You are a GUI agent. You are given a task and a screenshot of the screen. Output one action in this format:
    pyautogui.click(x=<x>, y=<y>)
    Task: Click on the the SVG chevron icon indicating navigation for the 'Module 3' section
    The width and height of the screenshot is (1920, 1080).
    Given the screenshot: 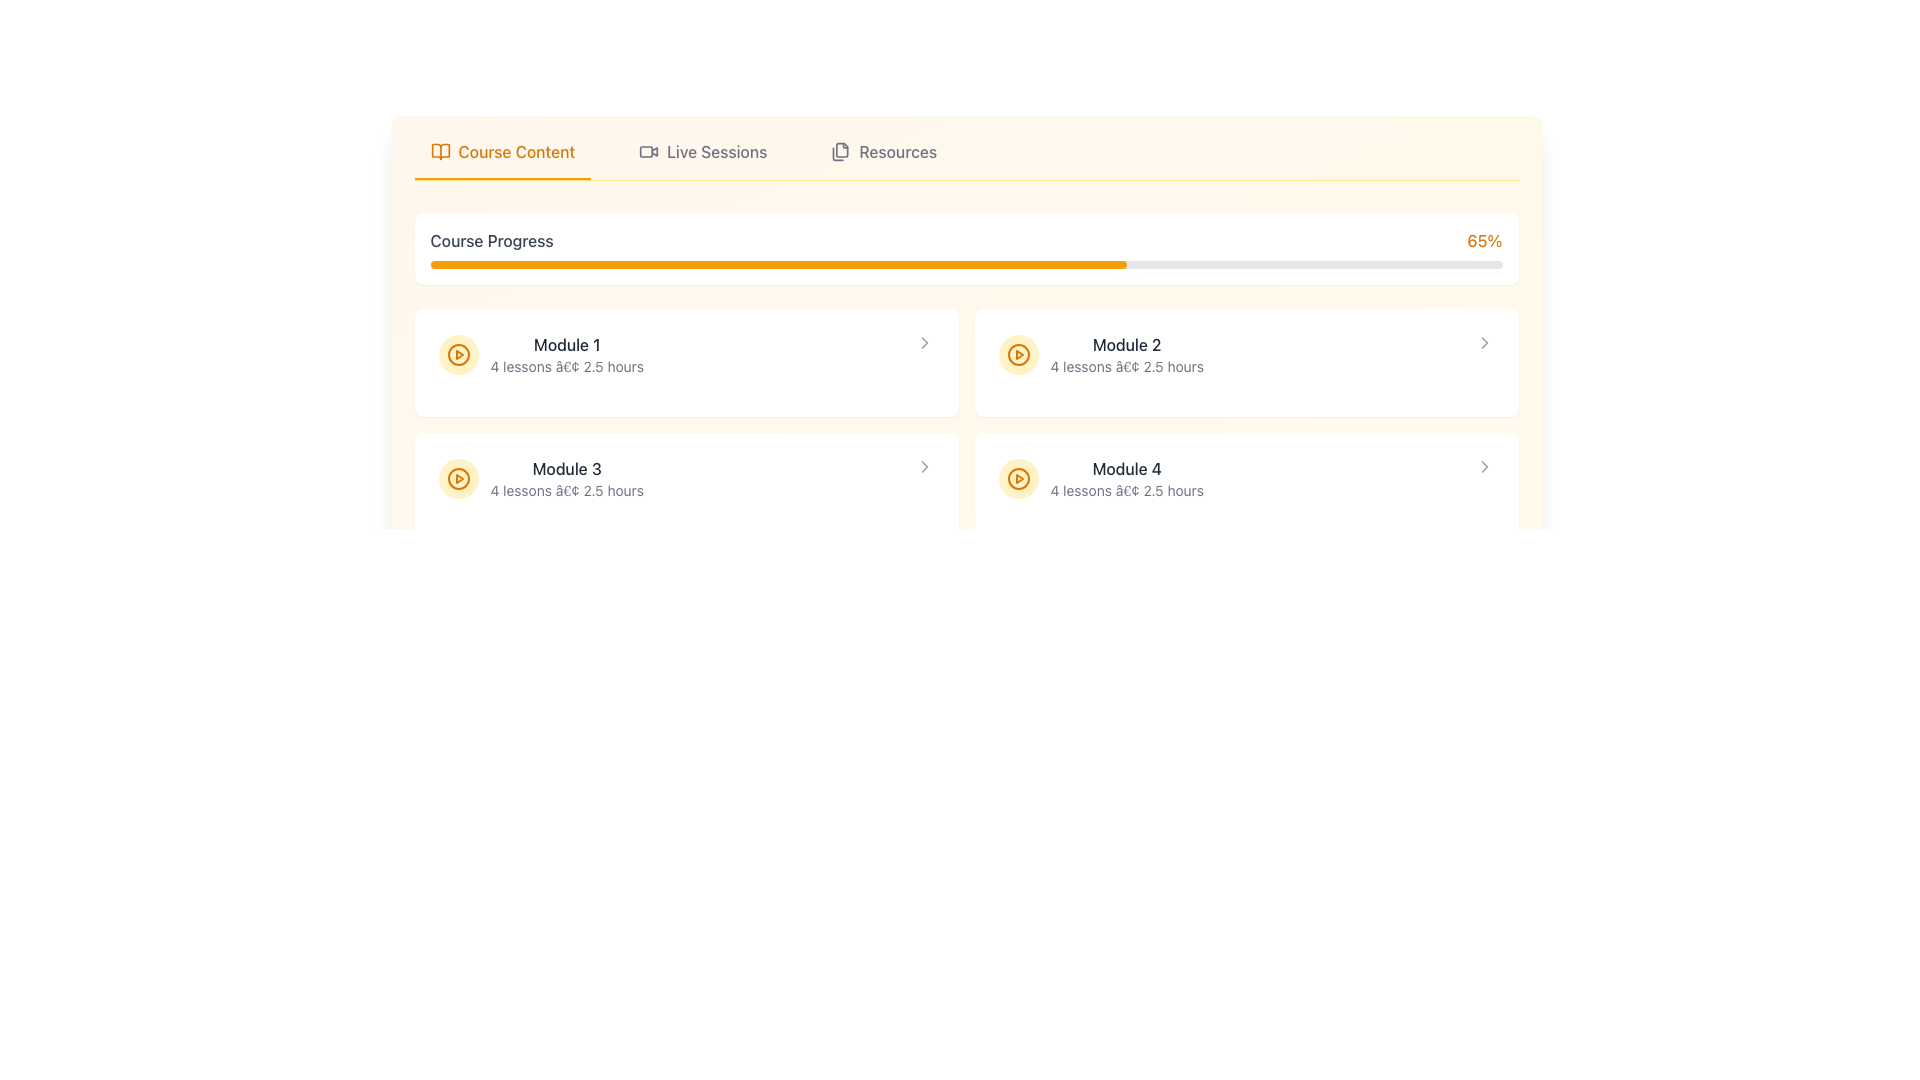 What is the action you would take?
    pyautogui.click(x=923, y=466)
    